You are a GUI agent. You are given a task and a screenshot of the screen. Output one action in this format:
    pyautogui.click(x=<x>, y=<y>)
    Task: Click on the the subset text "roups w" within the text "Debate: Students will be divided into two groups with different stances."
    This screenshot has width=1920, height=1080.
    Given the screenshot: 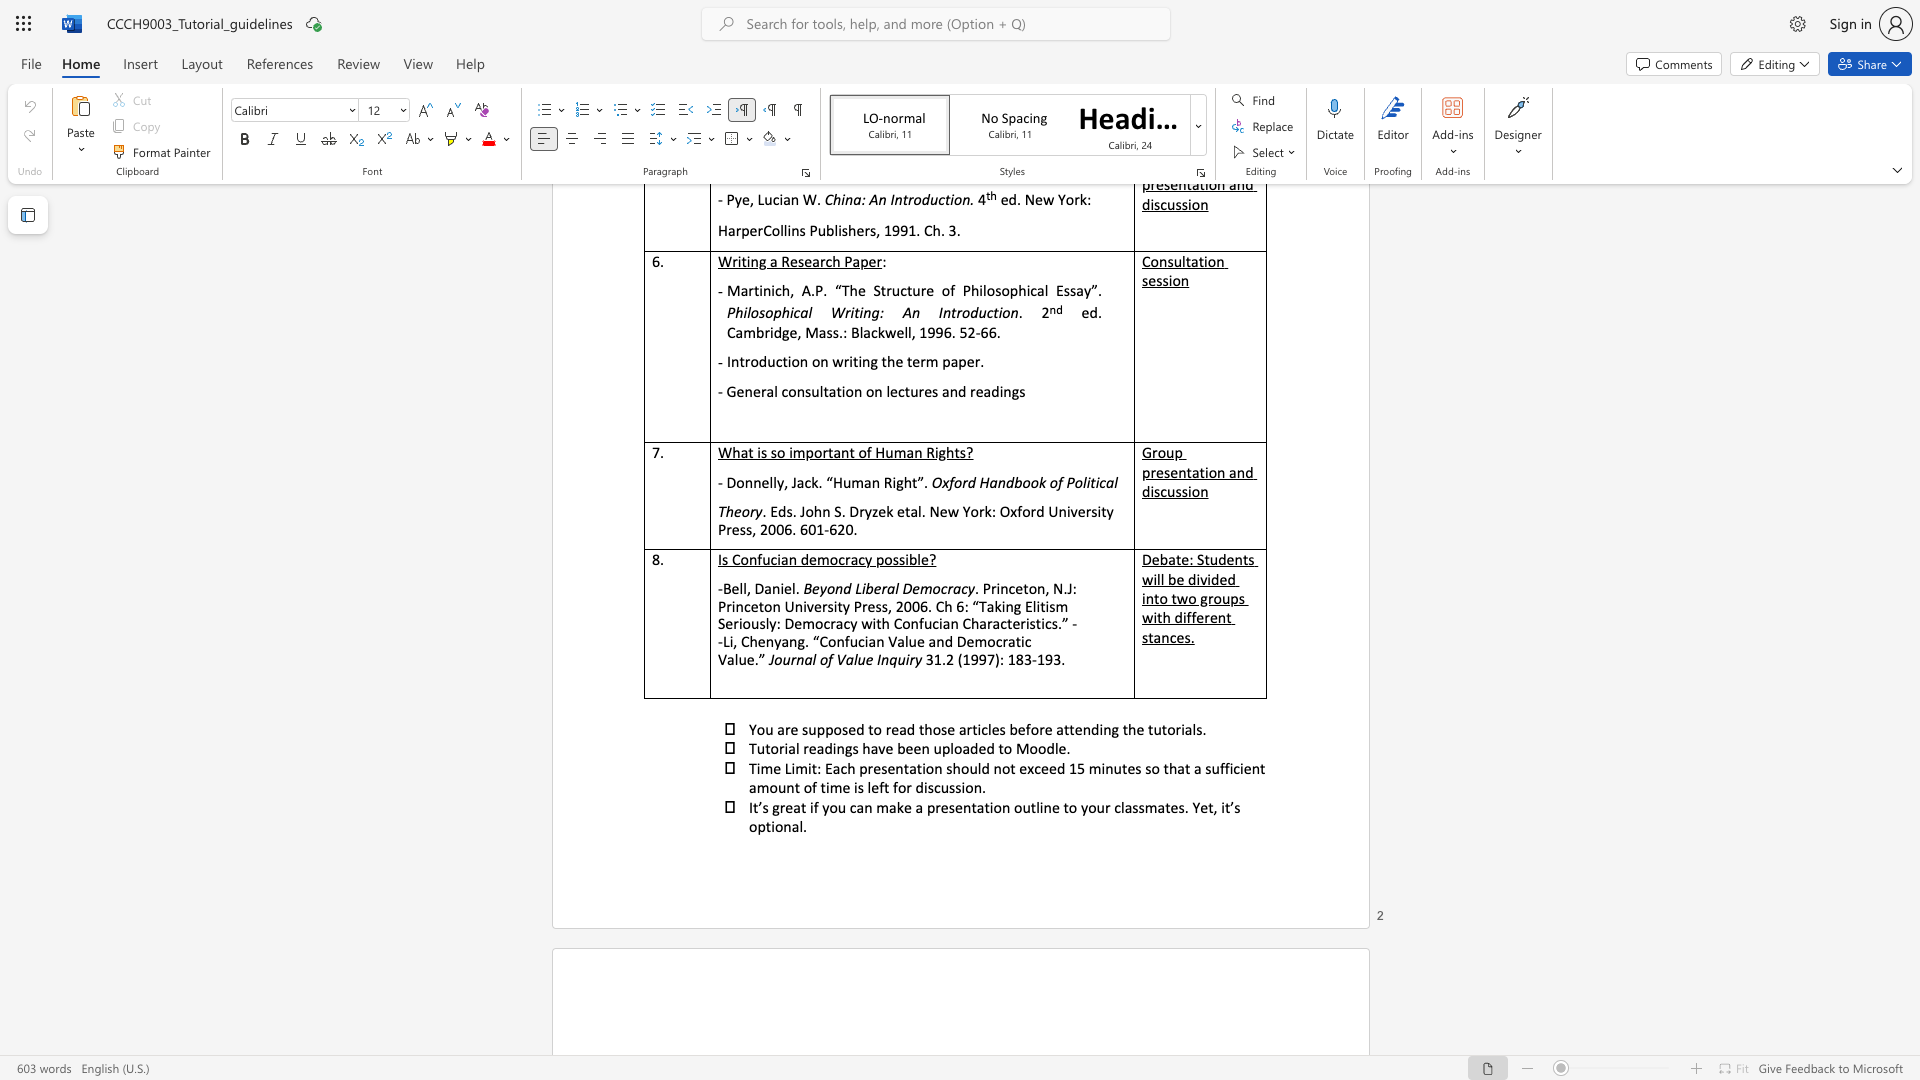 What is the action you would take?
    pyautogui.click(x=1206, y=597)
    